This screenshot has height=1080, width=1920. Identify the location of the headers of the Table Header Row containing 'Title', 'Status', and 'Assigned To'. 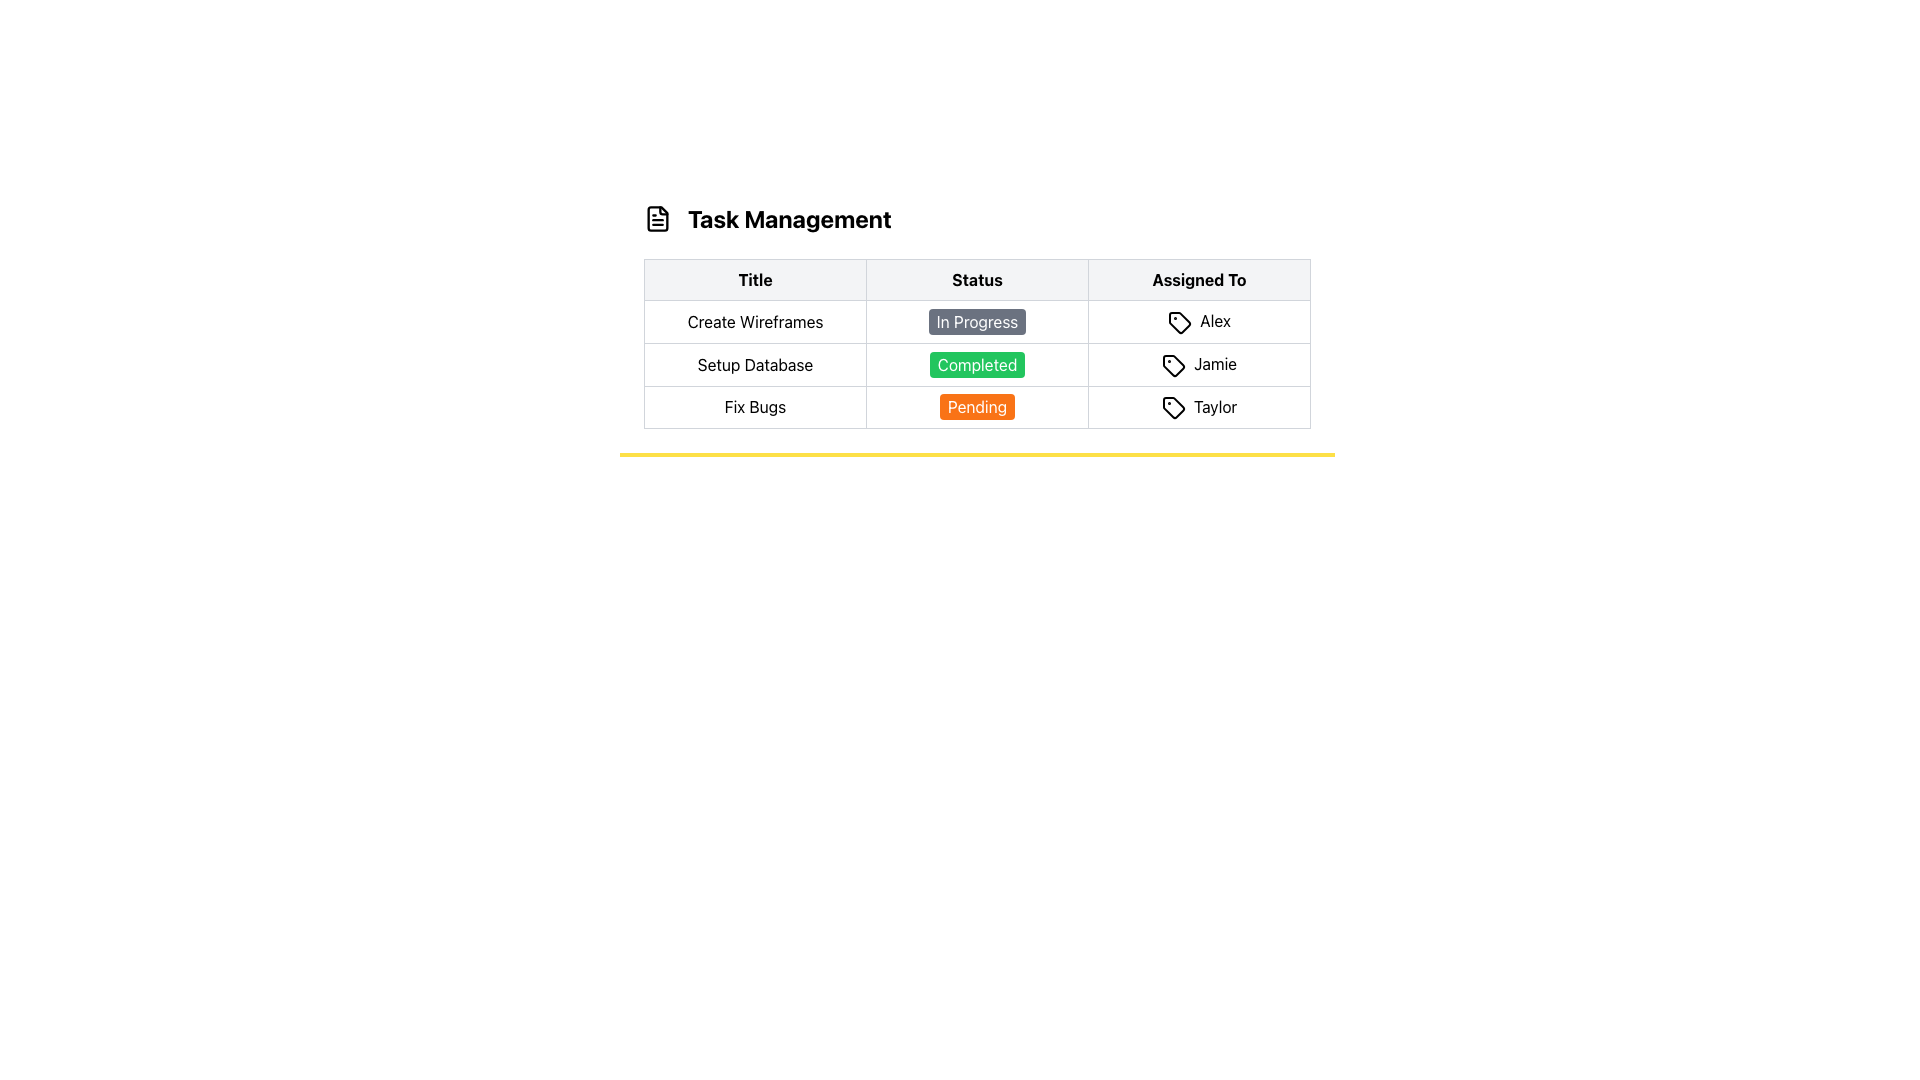
(977, 280).